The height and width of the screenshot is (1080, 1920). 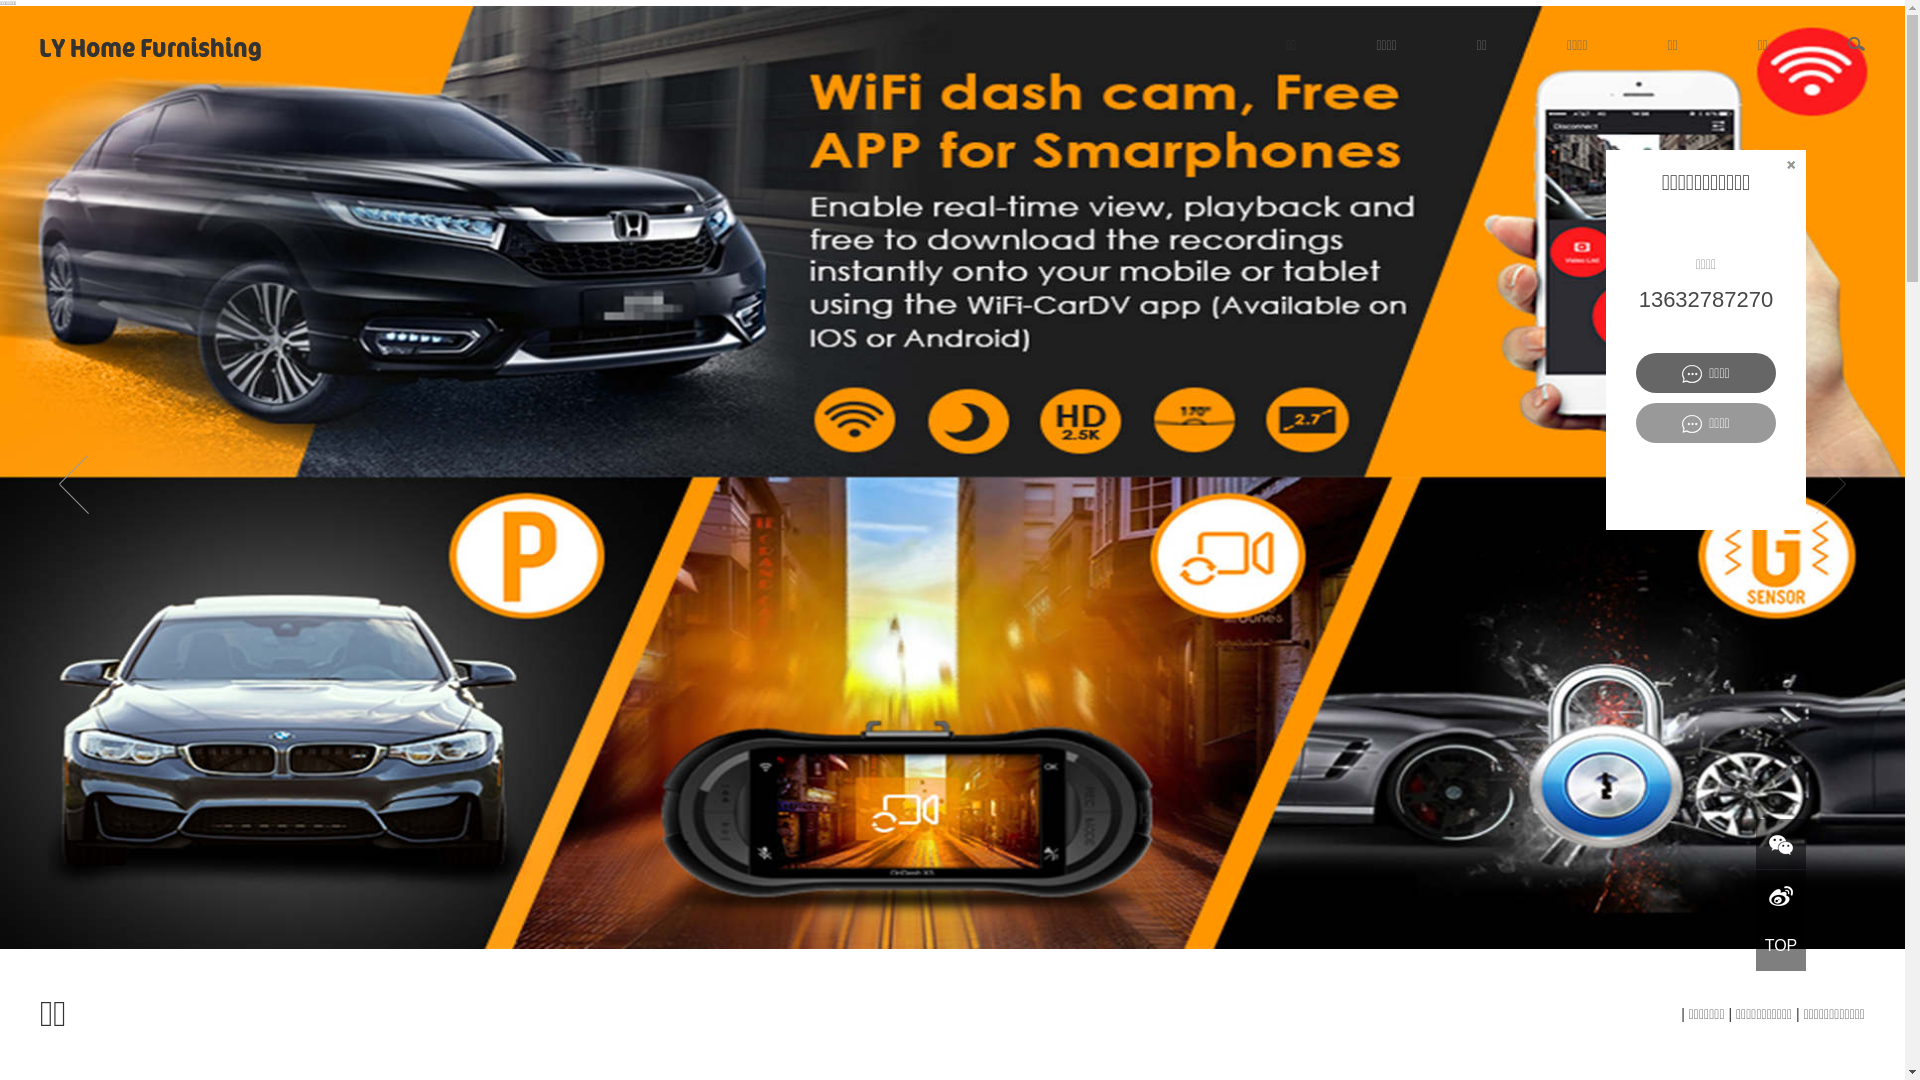 What do you see at coordinates (1780, 945) in the screenshot?
I see `'TOP'` at bounding box center [1780, 945].